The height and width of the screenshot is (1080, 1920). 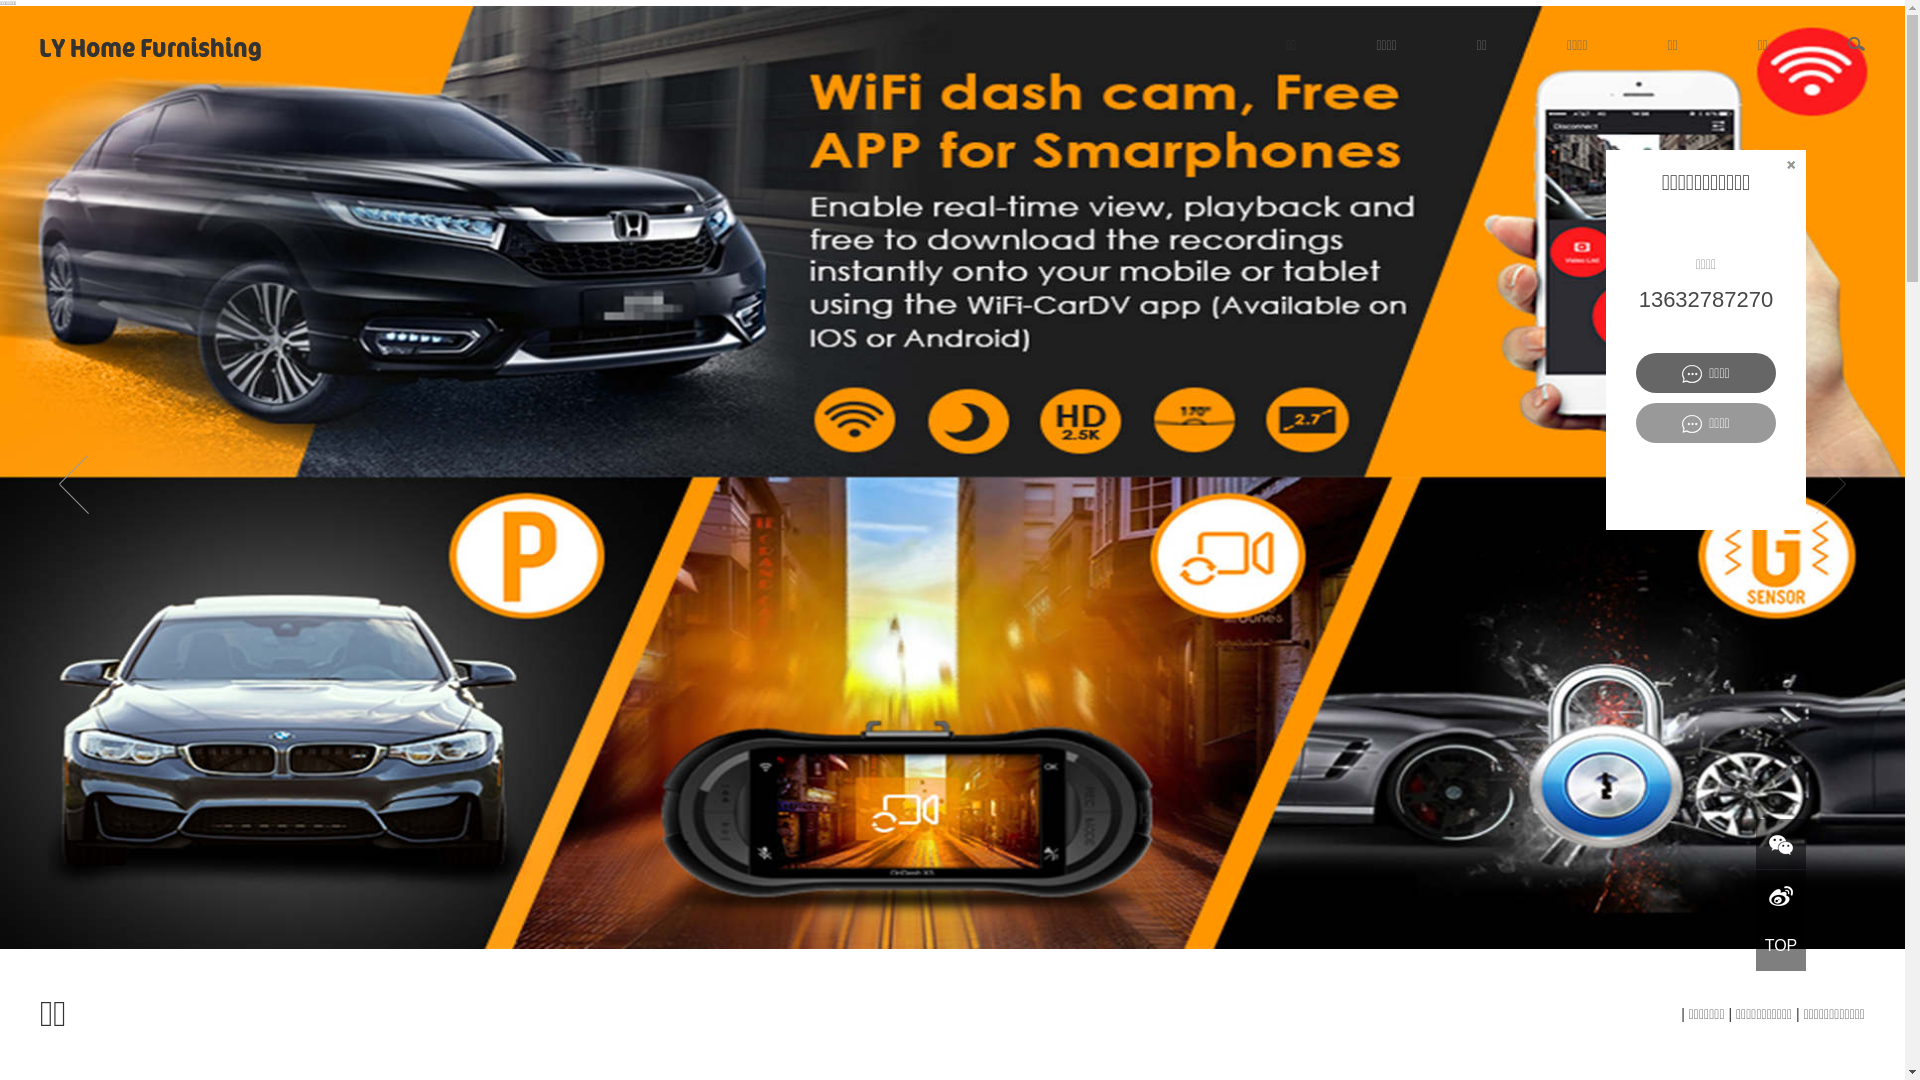 What do you see at coordinates (1780, 945) in the screenshot?
I see `'TOP'` at bounding box center [1780, 945].